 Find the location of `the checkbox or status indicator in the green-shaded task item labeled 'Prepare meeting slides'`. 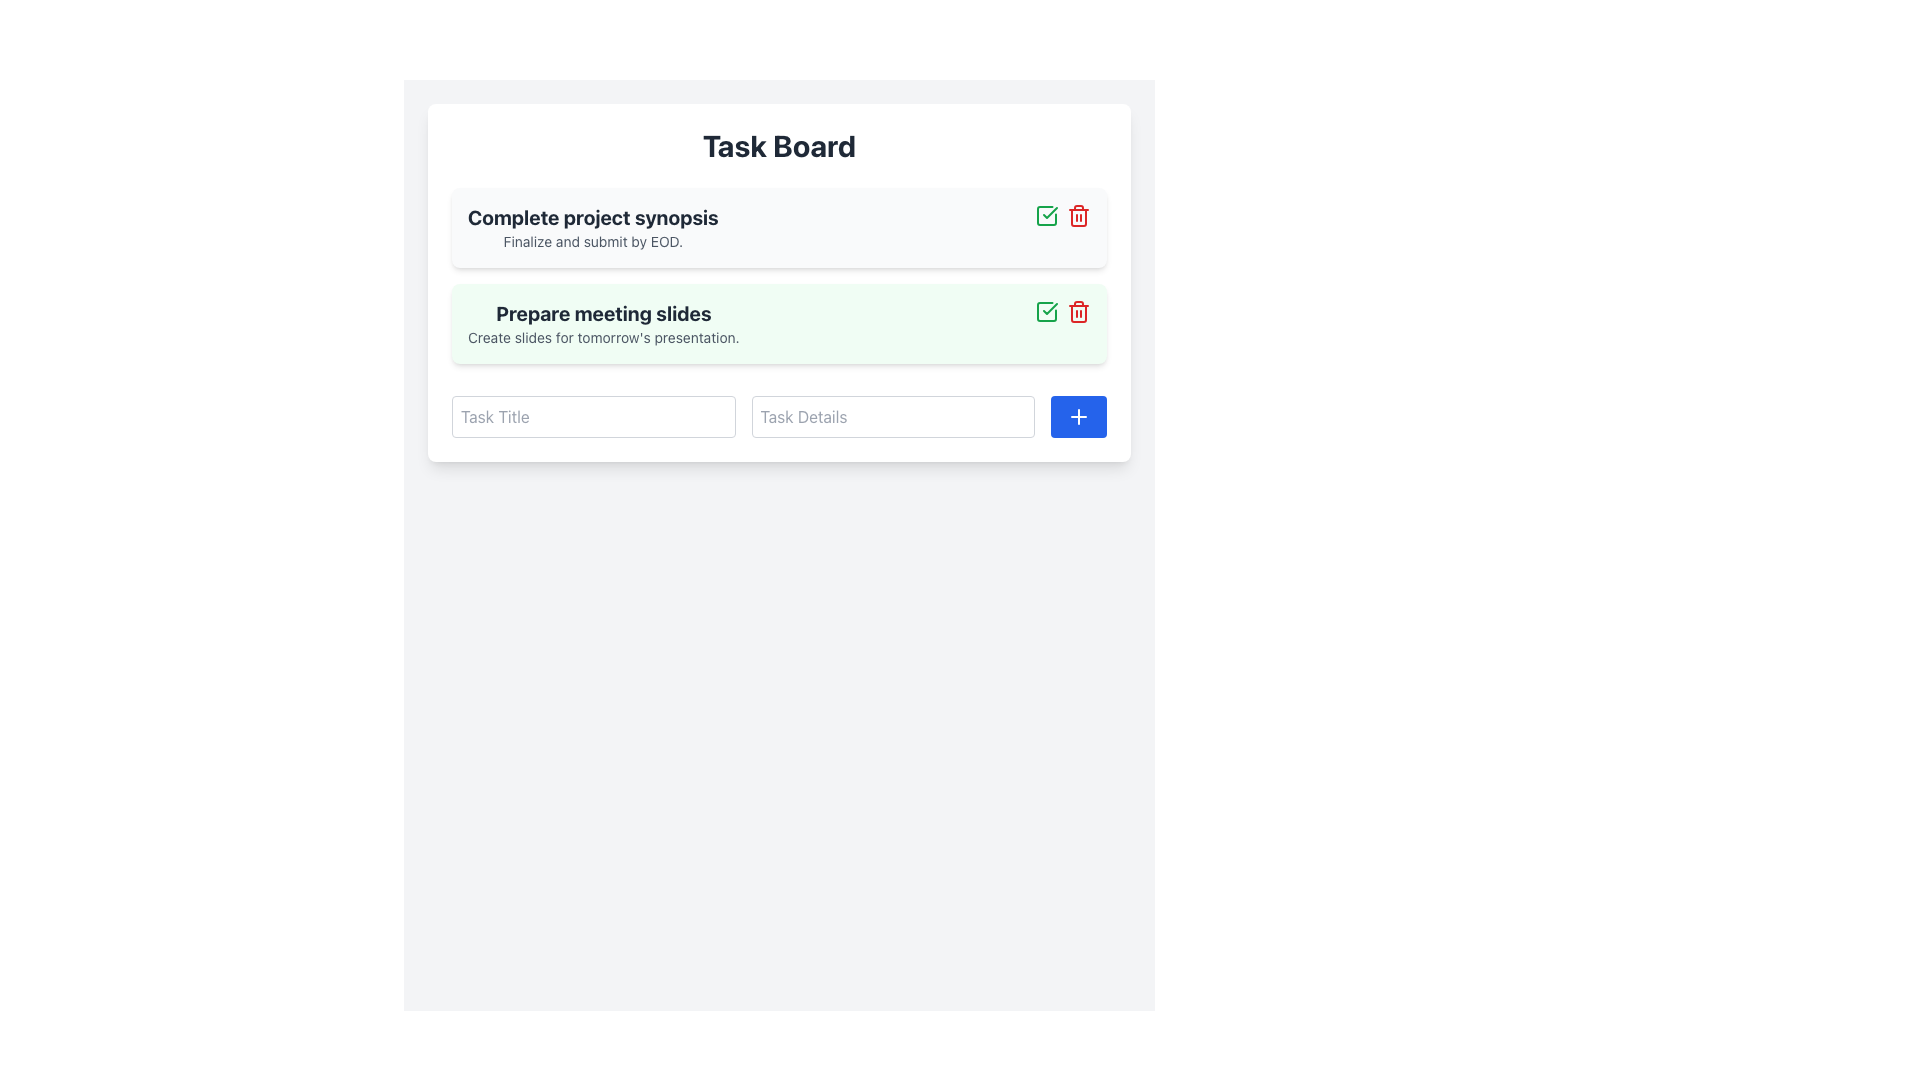

the checkbox or status indicator in the green-shaded task item labeled 'Prepare meeting slides' is located at coordinates (1045, 312).